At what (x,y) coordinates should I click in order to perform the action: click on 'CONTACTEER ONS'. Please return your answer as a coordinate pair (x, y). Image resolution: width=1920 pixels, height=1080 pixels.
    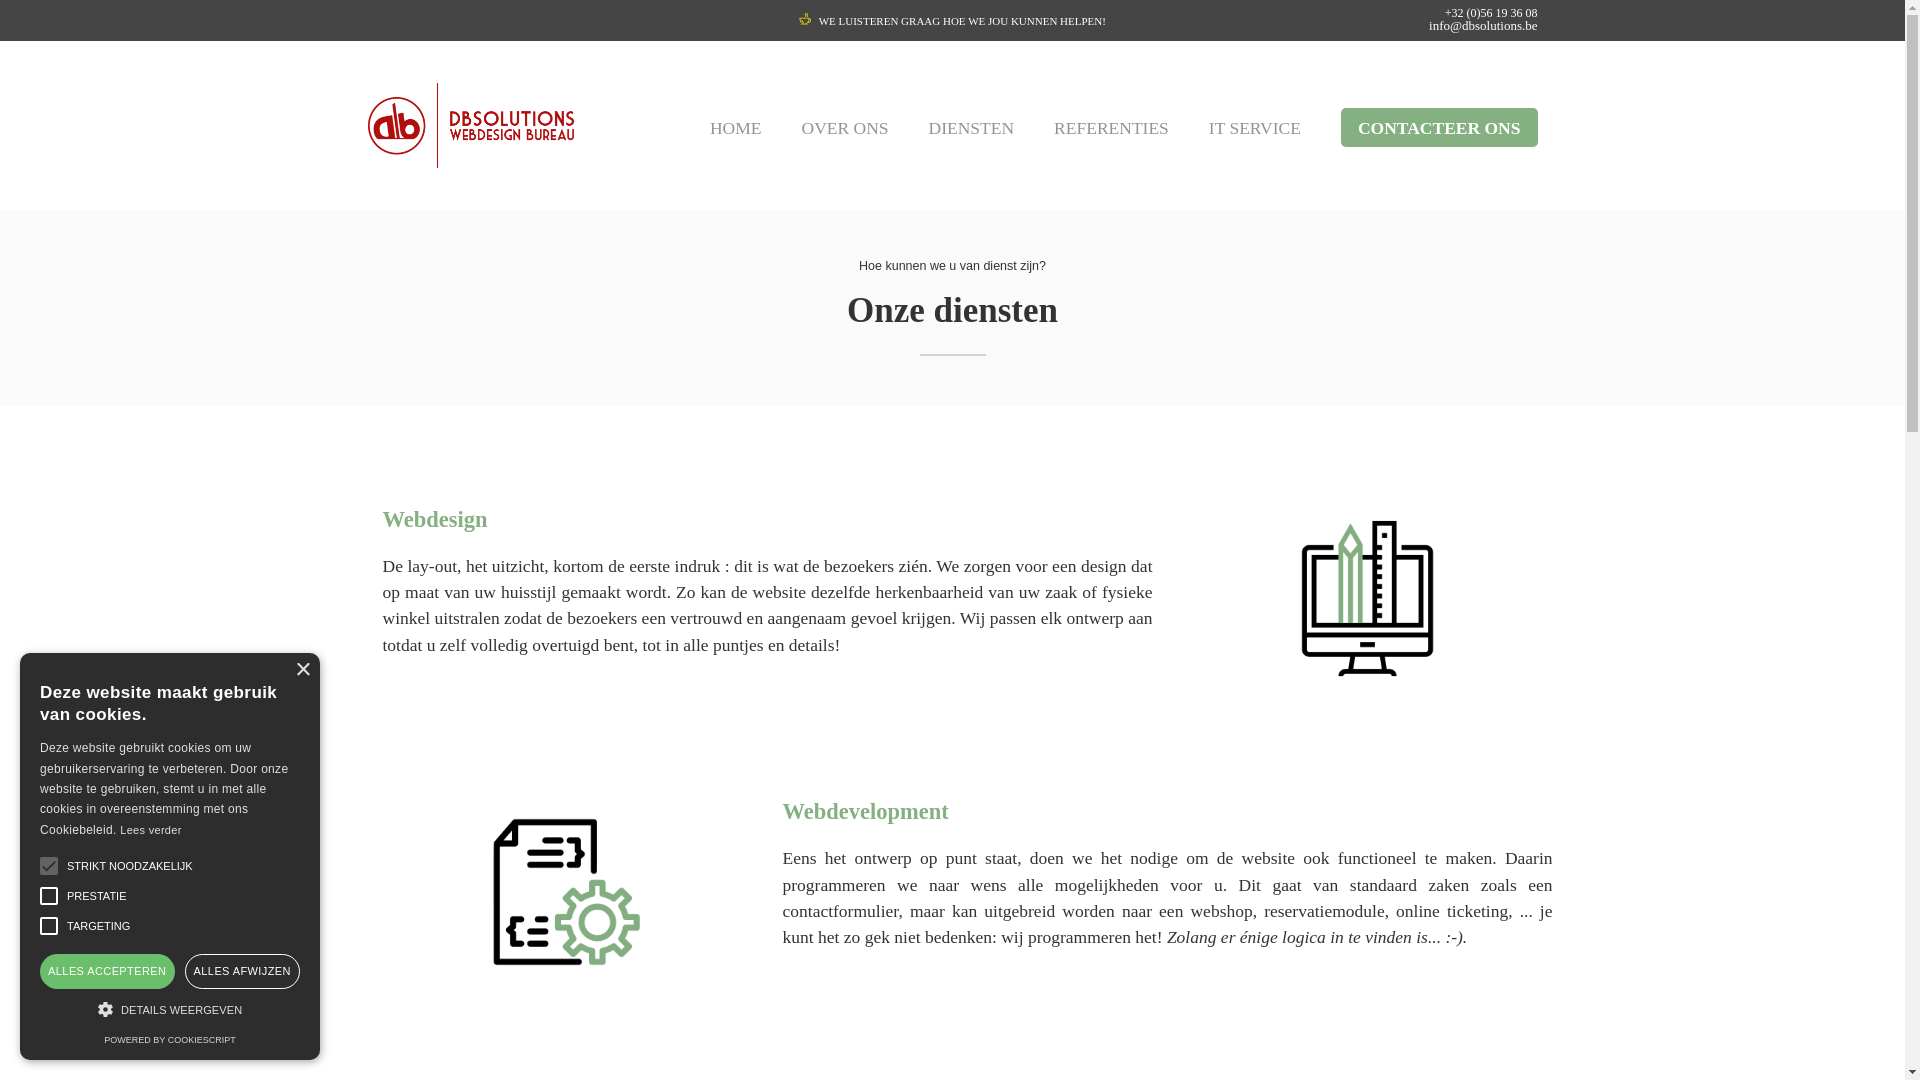
    Looking at the image, I should click on (1438, 127).